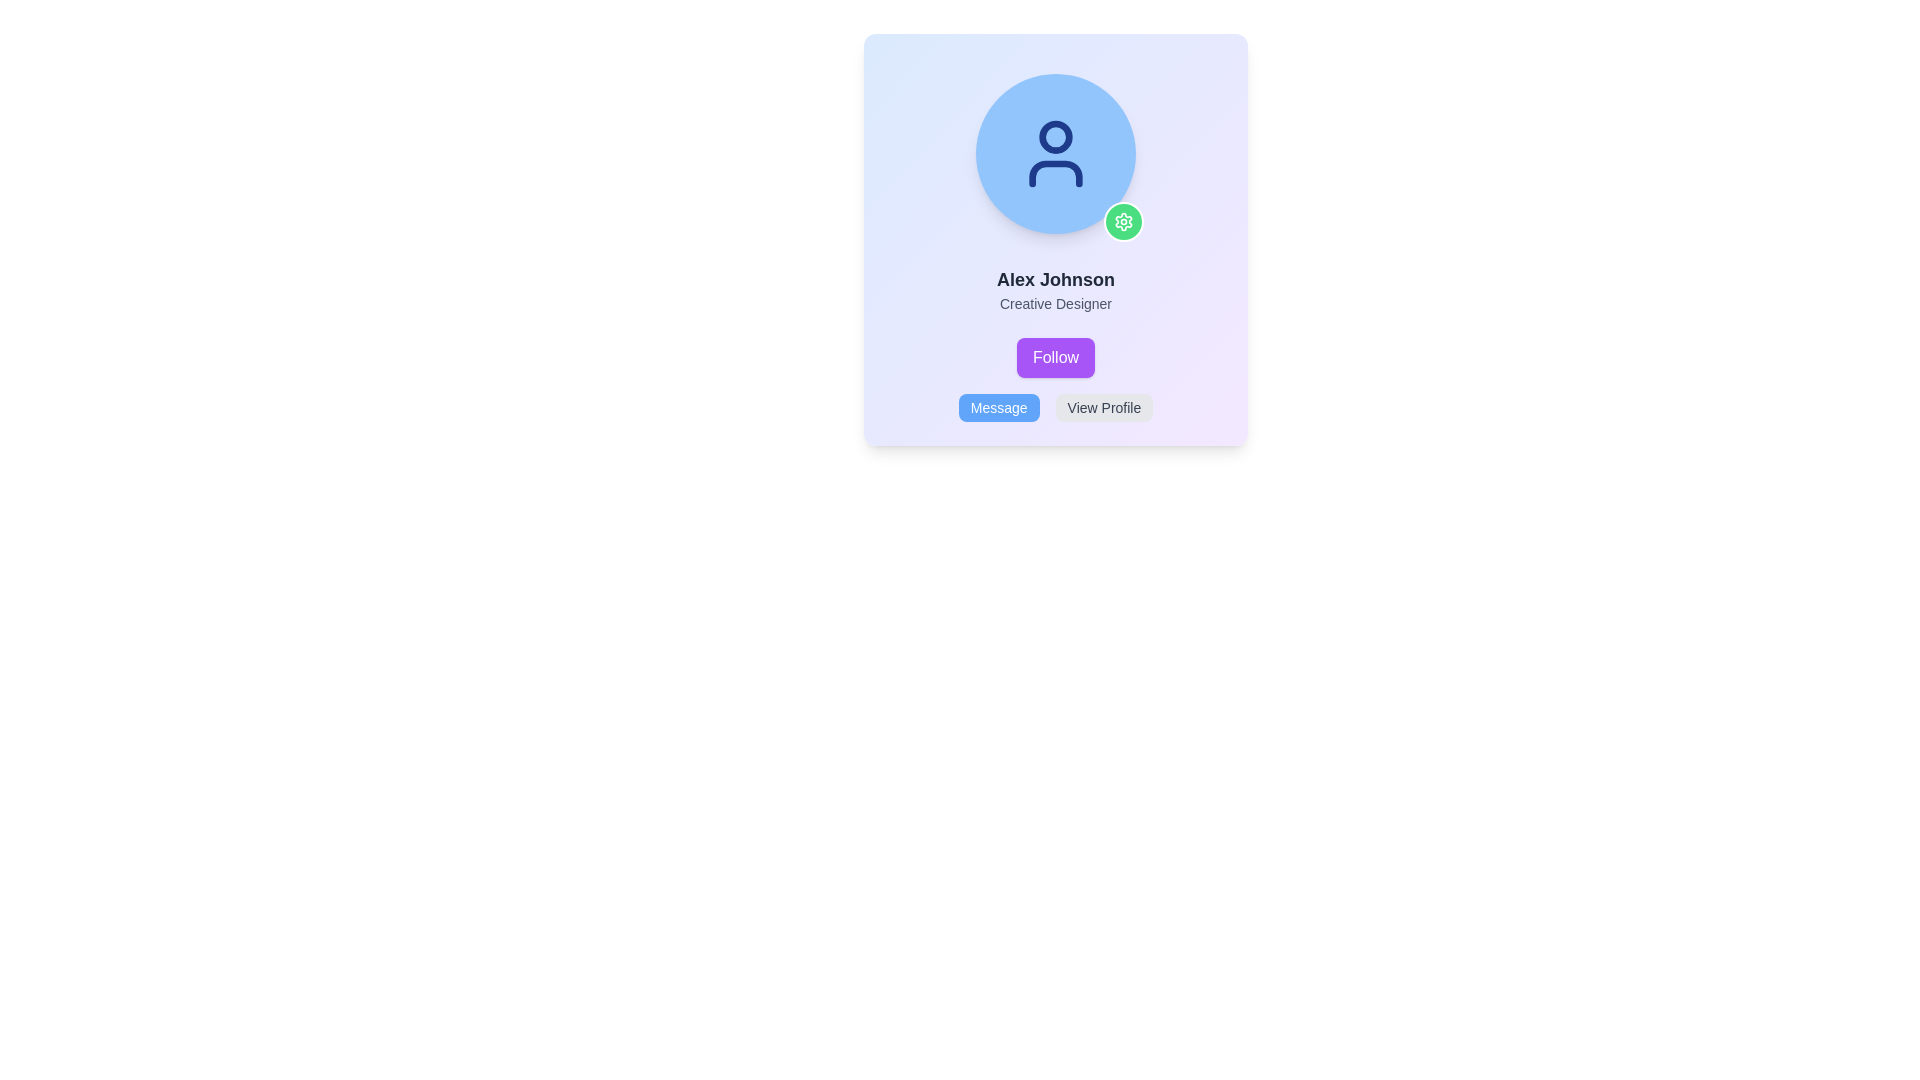 The width and height of the screenshot is (1920, 1080). Describe the element at coordinates (1055, 357) in the screenshot. I see `the 'Follow' button located in the center-bottom area of the user profile card to initiate following the profile user` at that location.